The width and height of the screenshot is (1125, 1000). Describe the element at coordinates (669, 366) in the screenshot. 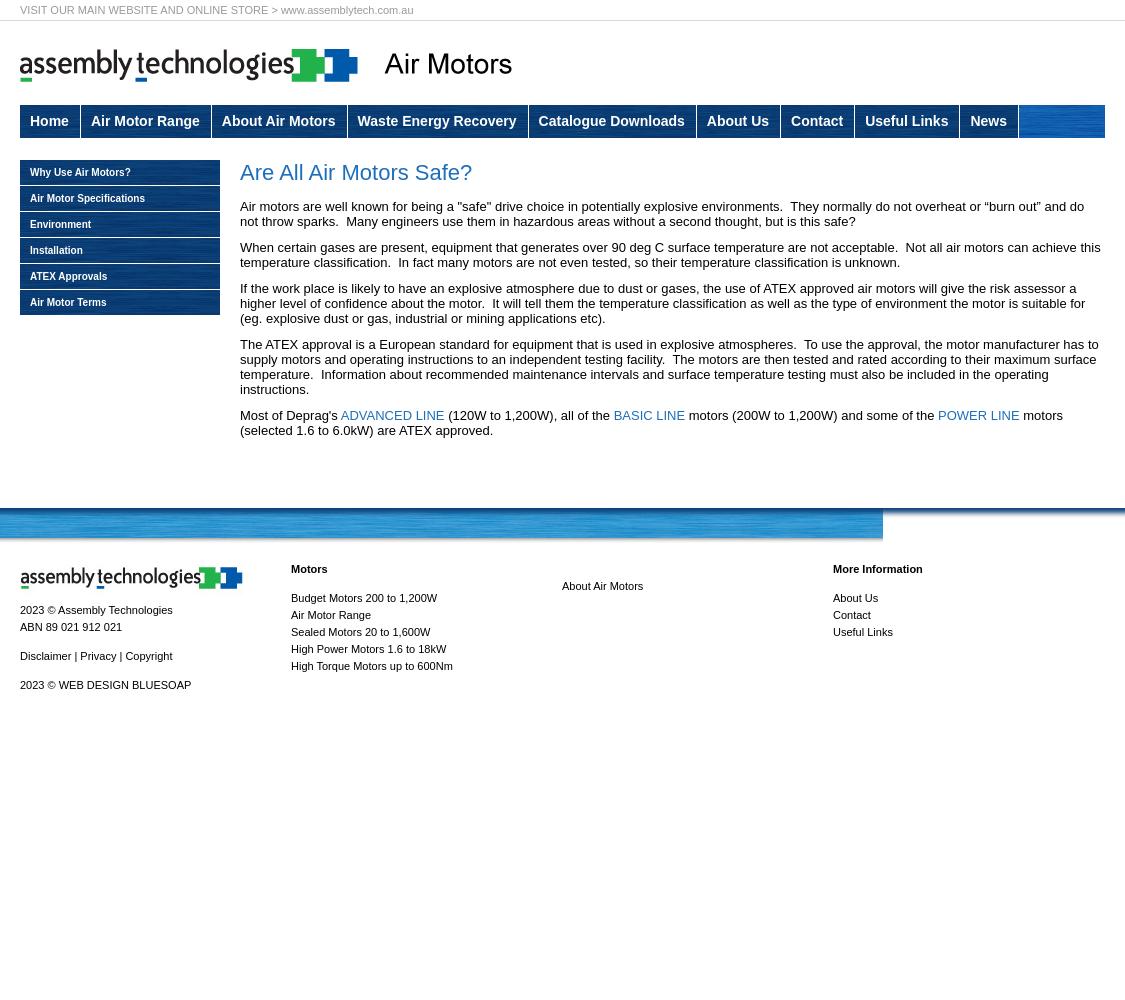

I see `'The ATEX approval is a European standard for equipment that is used in explosive atmospheres.  To use the approval, the motor manufacturer has to supply motors and operating instructions to an independent testing facility.  The motors are then tested and rated according to their maximum surface temperature.  Information about recommended maintenance intervals and surface temperature testing must also be included in the operating instructions.'` at that location.